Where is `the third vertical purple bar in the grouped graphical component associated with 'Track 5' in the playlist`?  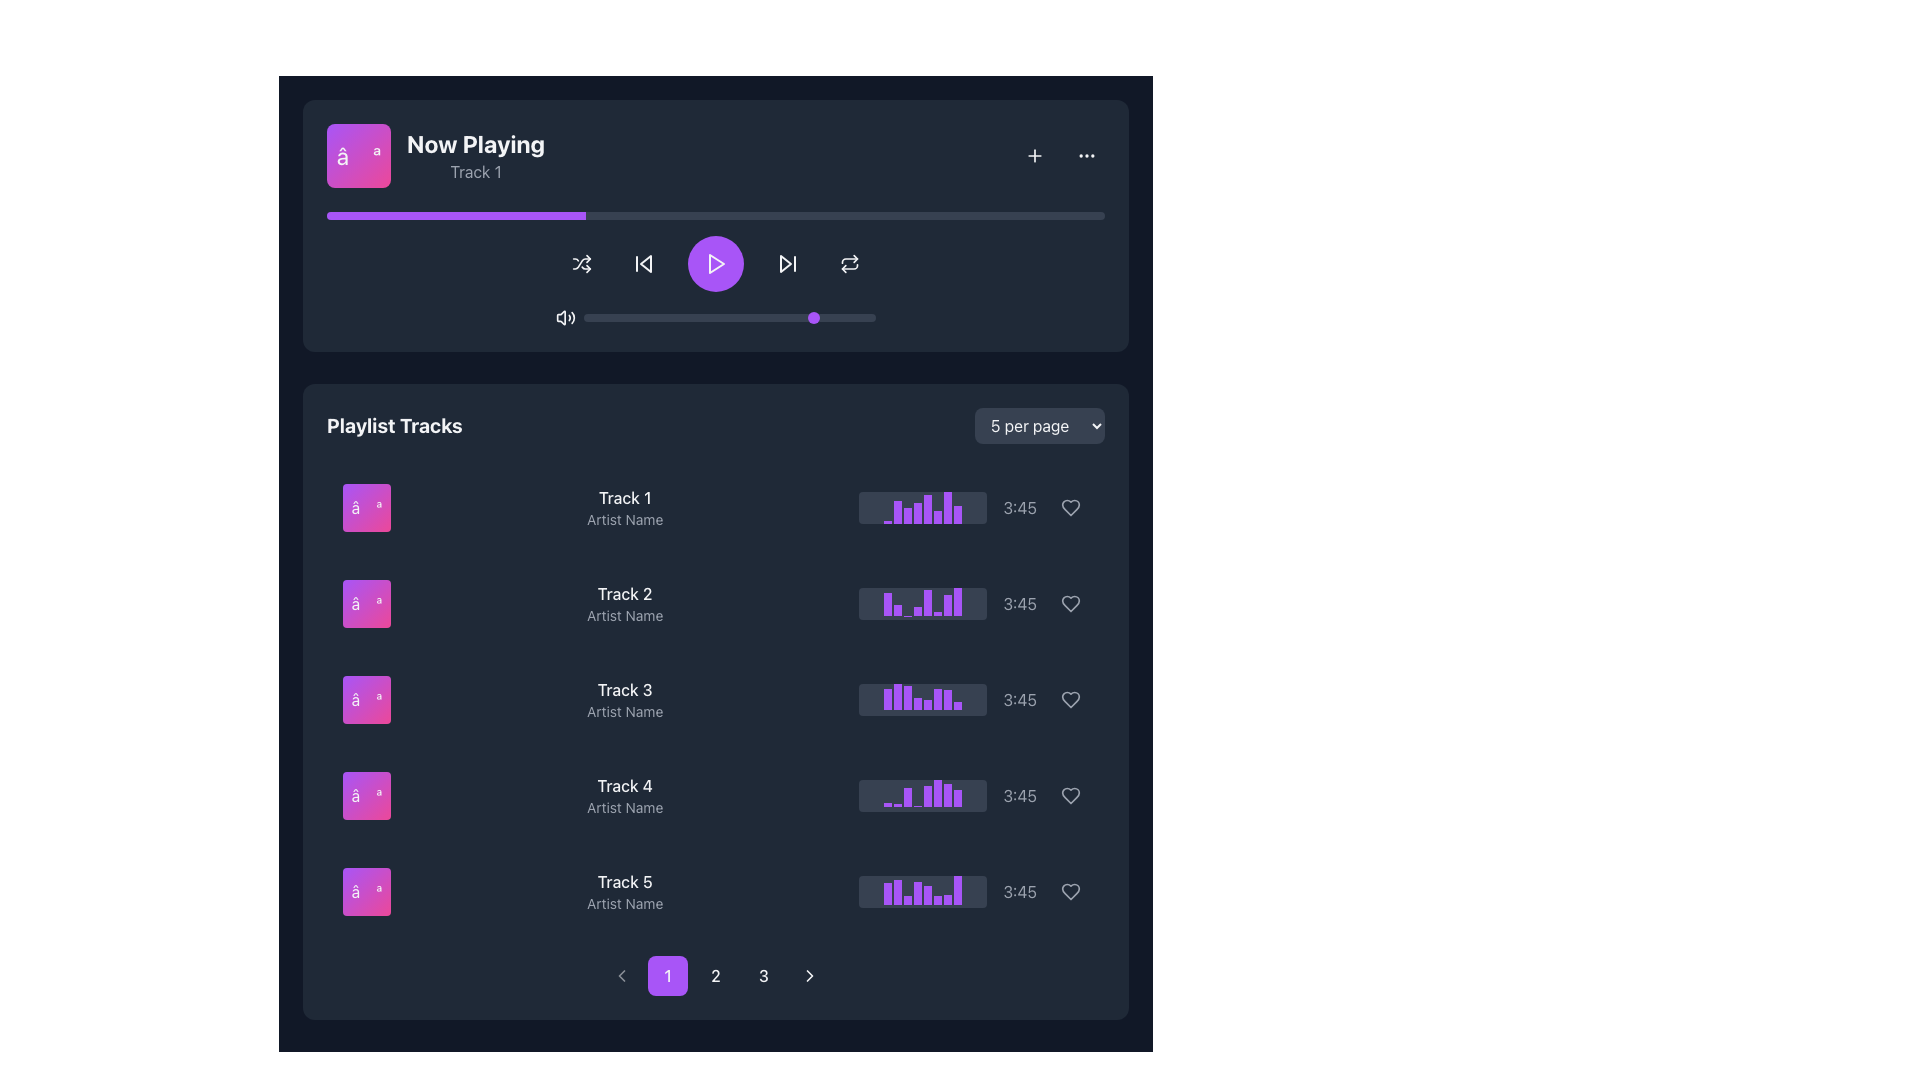
the third vertical purple bar in the grouped graphical component associated with 'Track 5' in the playlist is located at coordinates (907, 900).